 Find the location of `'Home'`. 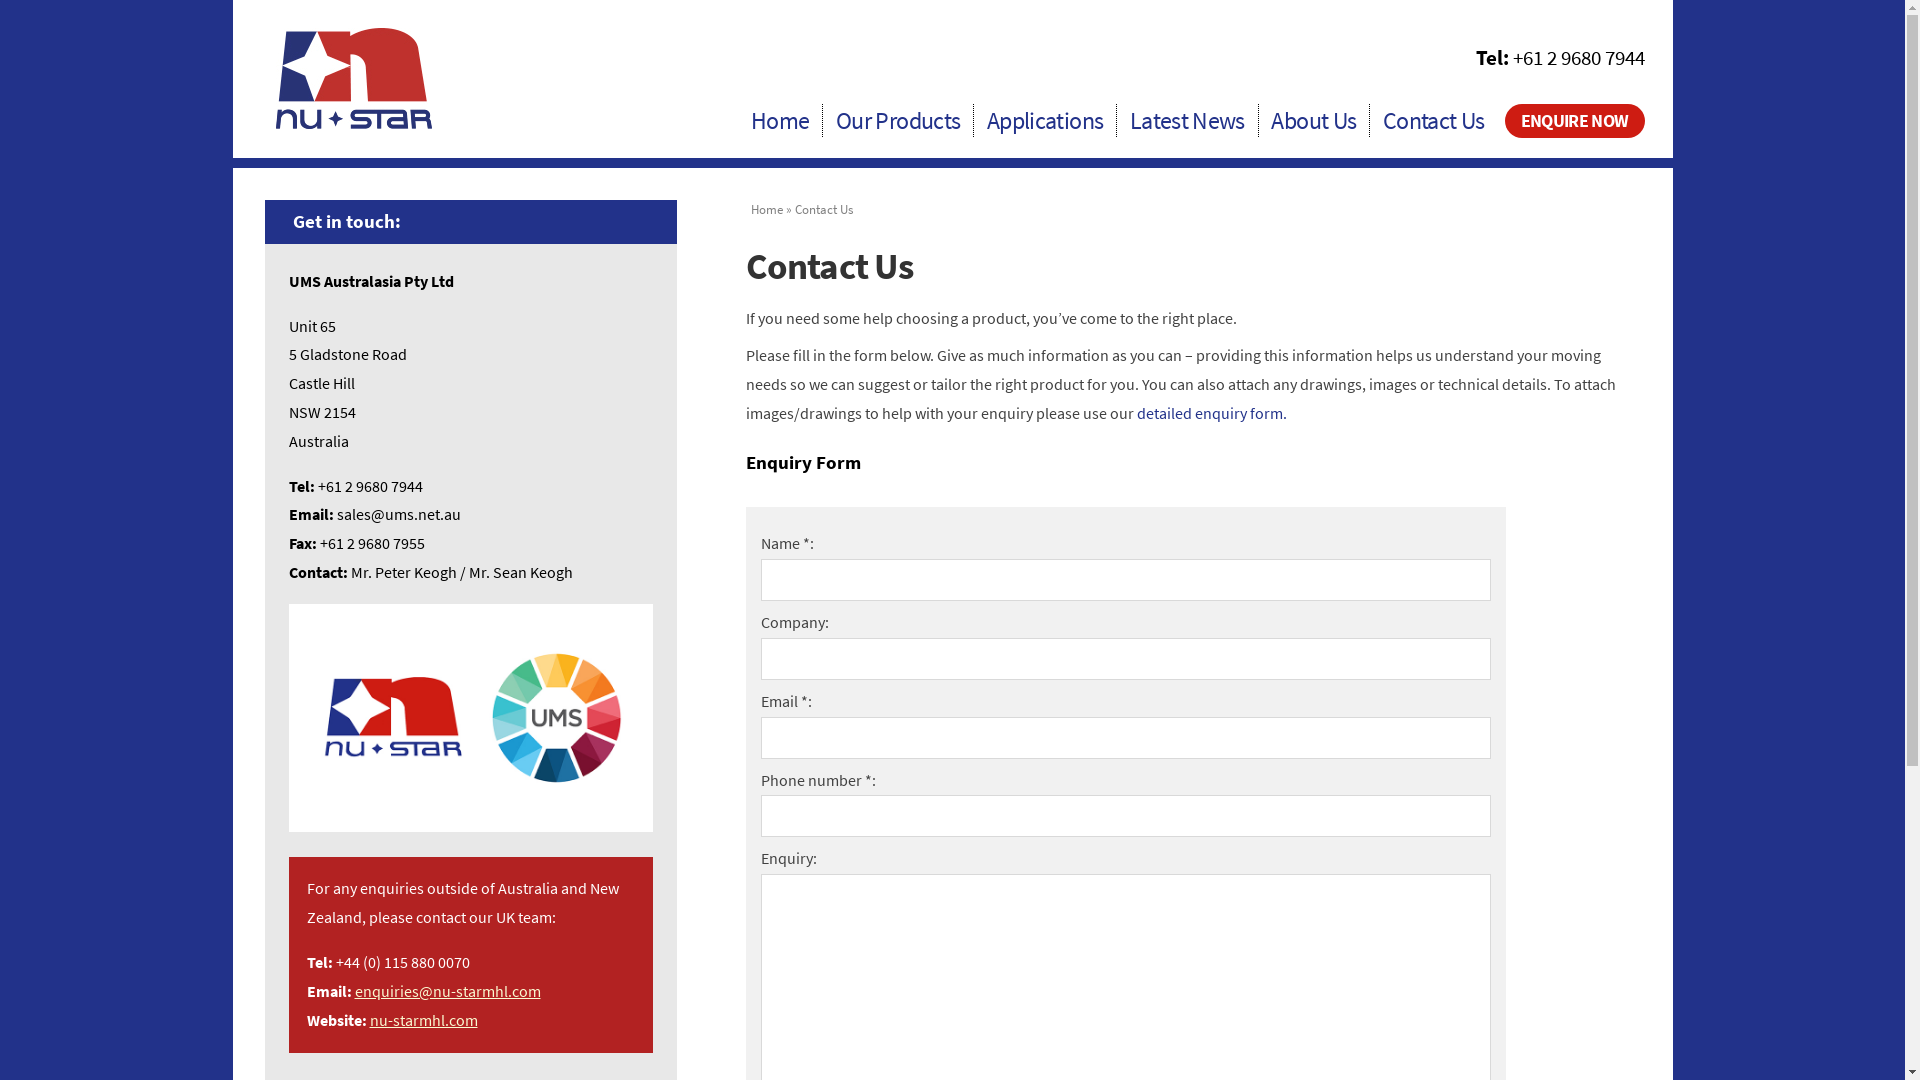

'Home' is located at coordinates (766, 208).